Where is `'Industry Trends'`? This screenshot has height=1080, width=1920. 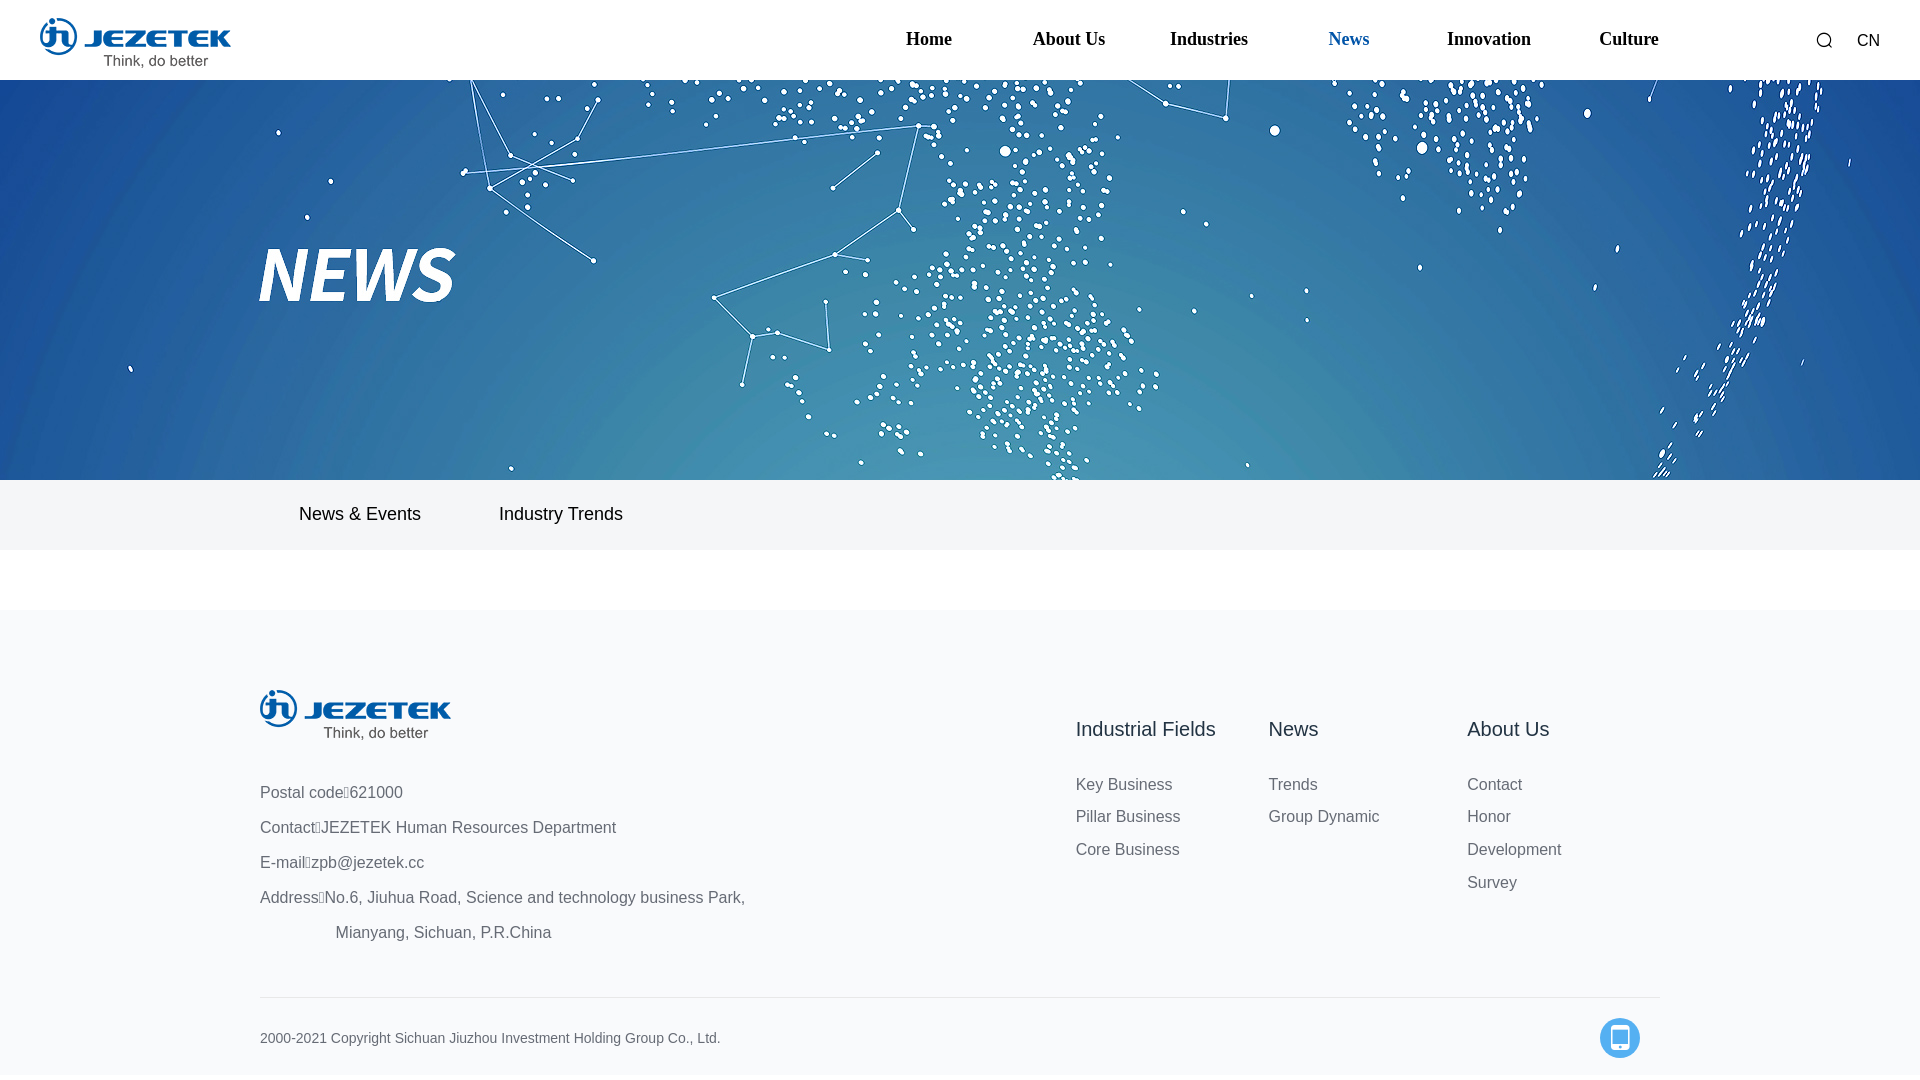
'Industry Trends' is located at coordinates (560, 514).